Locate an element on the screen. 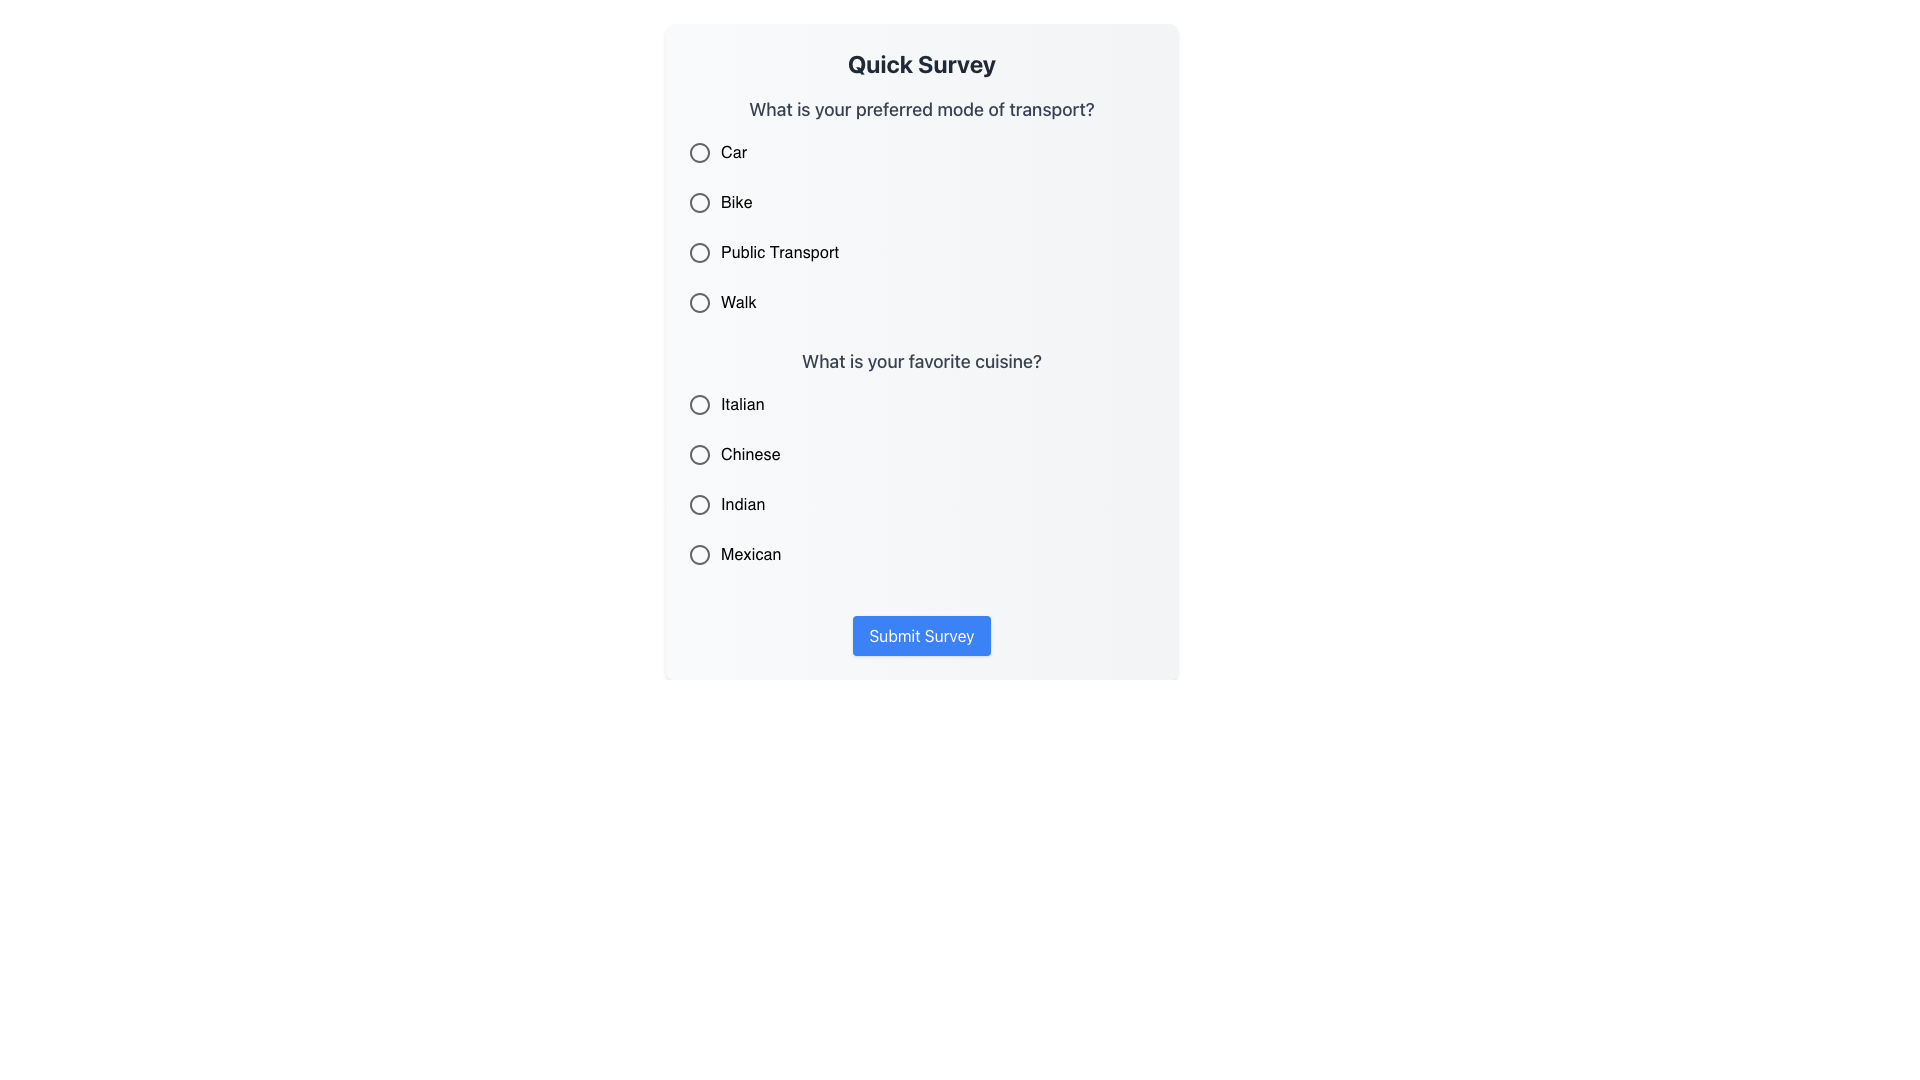  the third radio button labeled 'Chinese' in the survey question 'What is your favorite cuisine?' is located at coordinates (700, 455).